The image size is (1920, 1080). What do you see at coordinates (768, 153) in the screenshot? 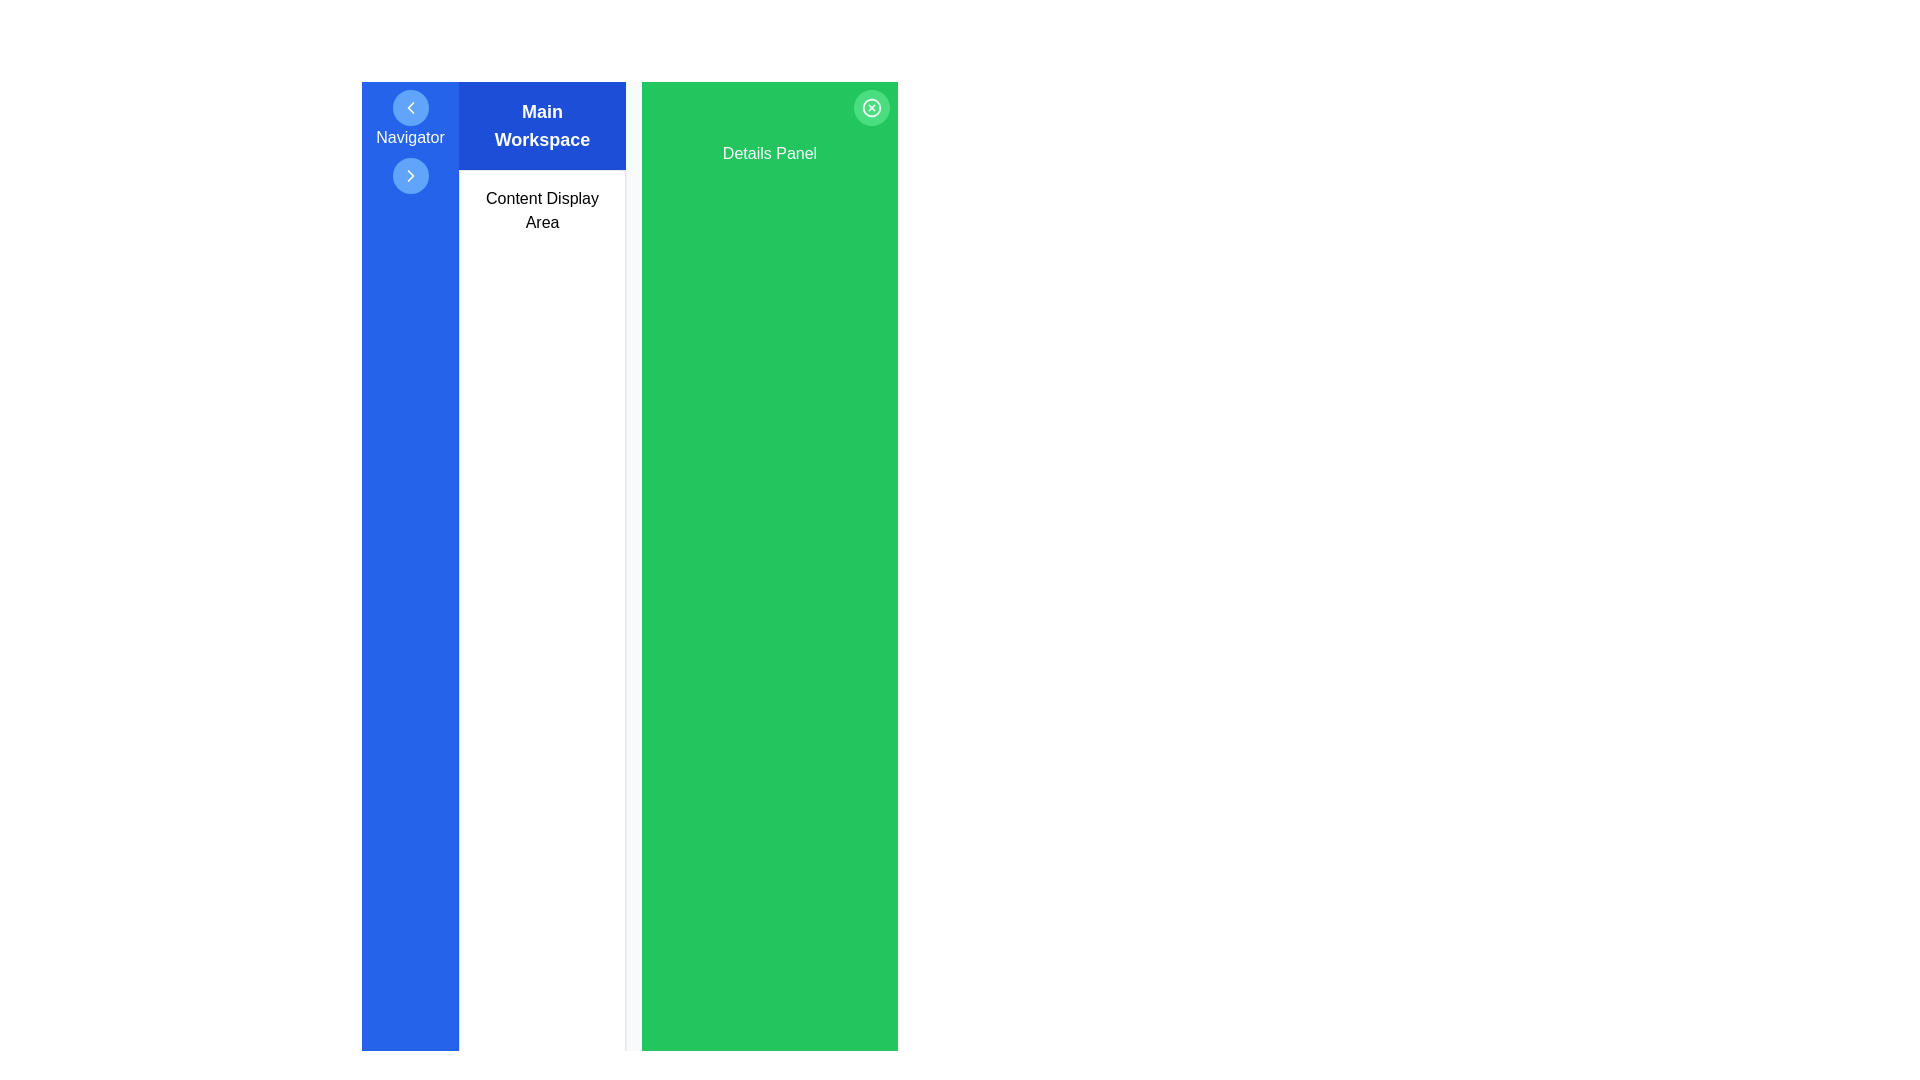
I see `the 'Details Panel' text label, which is displayed in bold white font on a vibrant green background, located at the top of the green sidebar` at bounding box center [768, 153].